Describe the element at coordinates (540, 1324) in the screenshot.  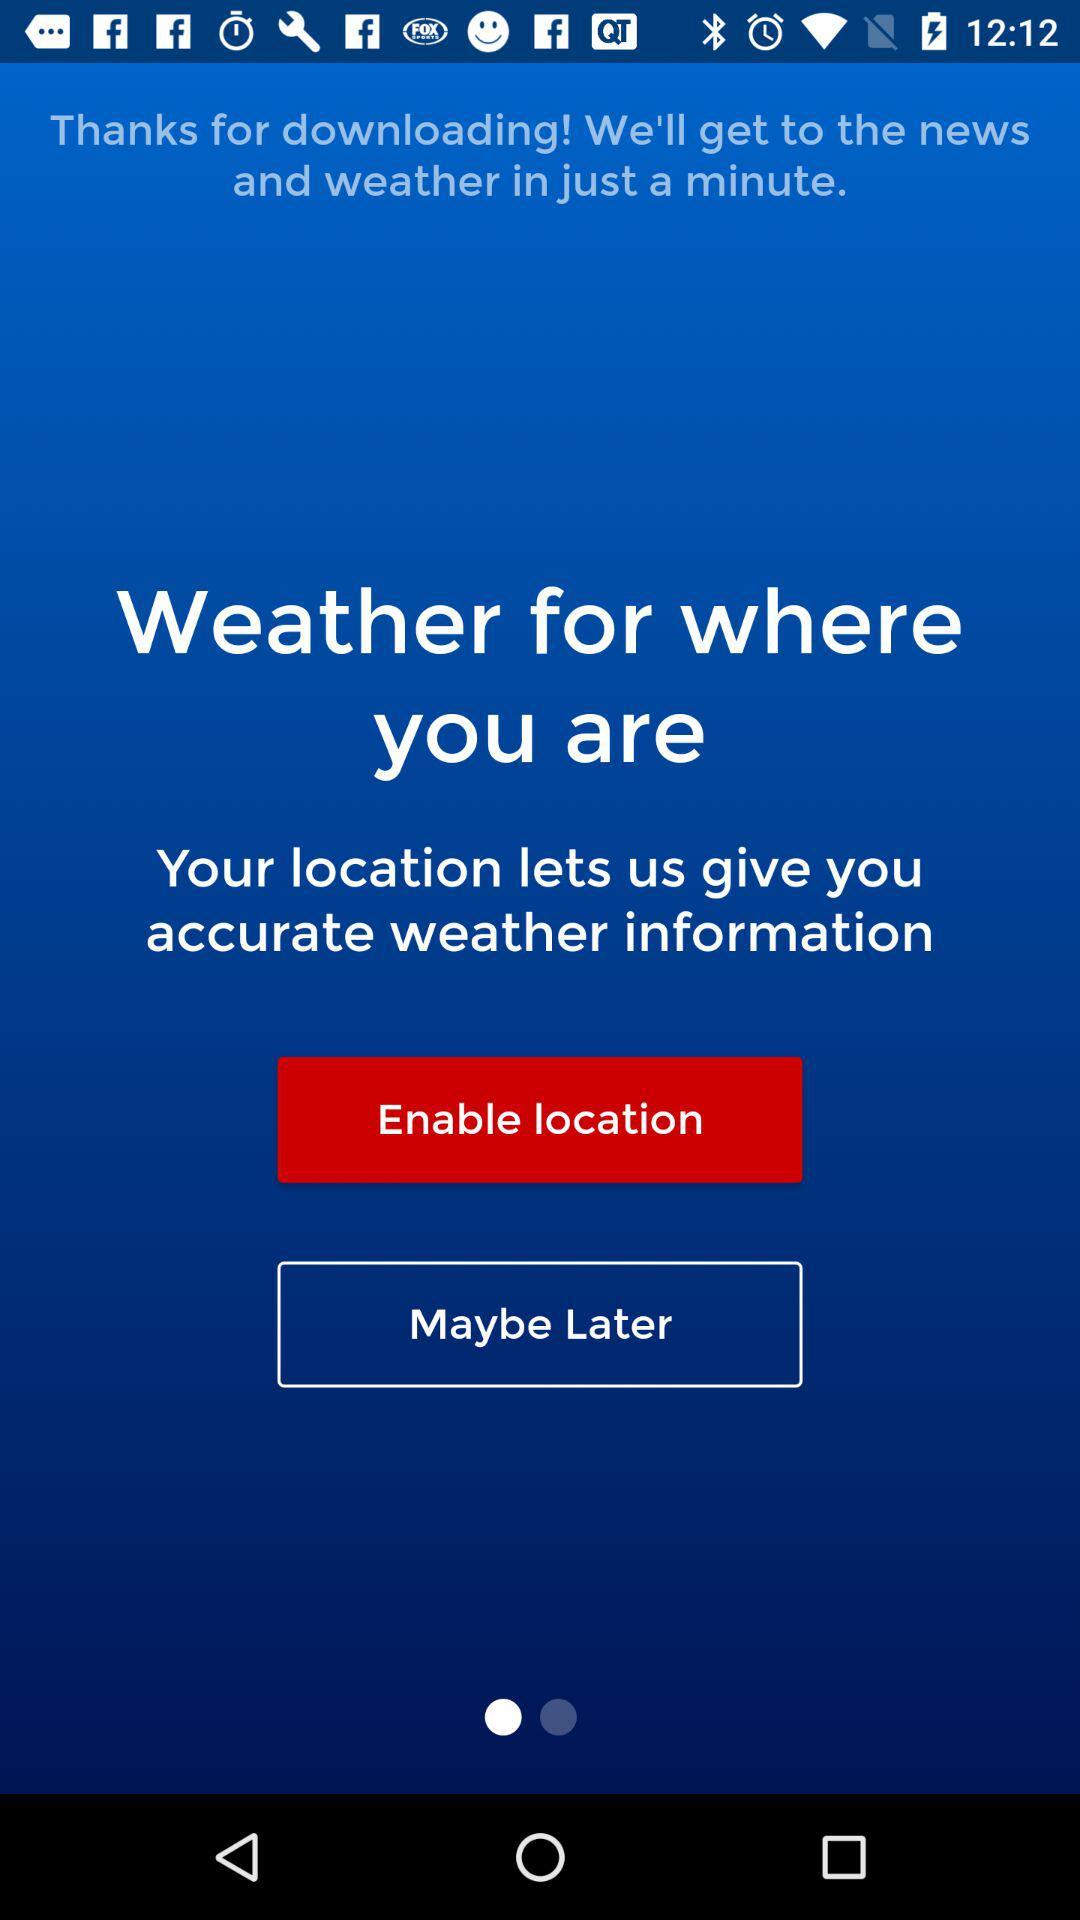
I see `the maybe later` at that location.